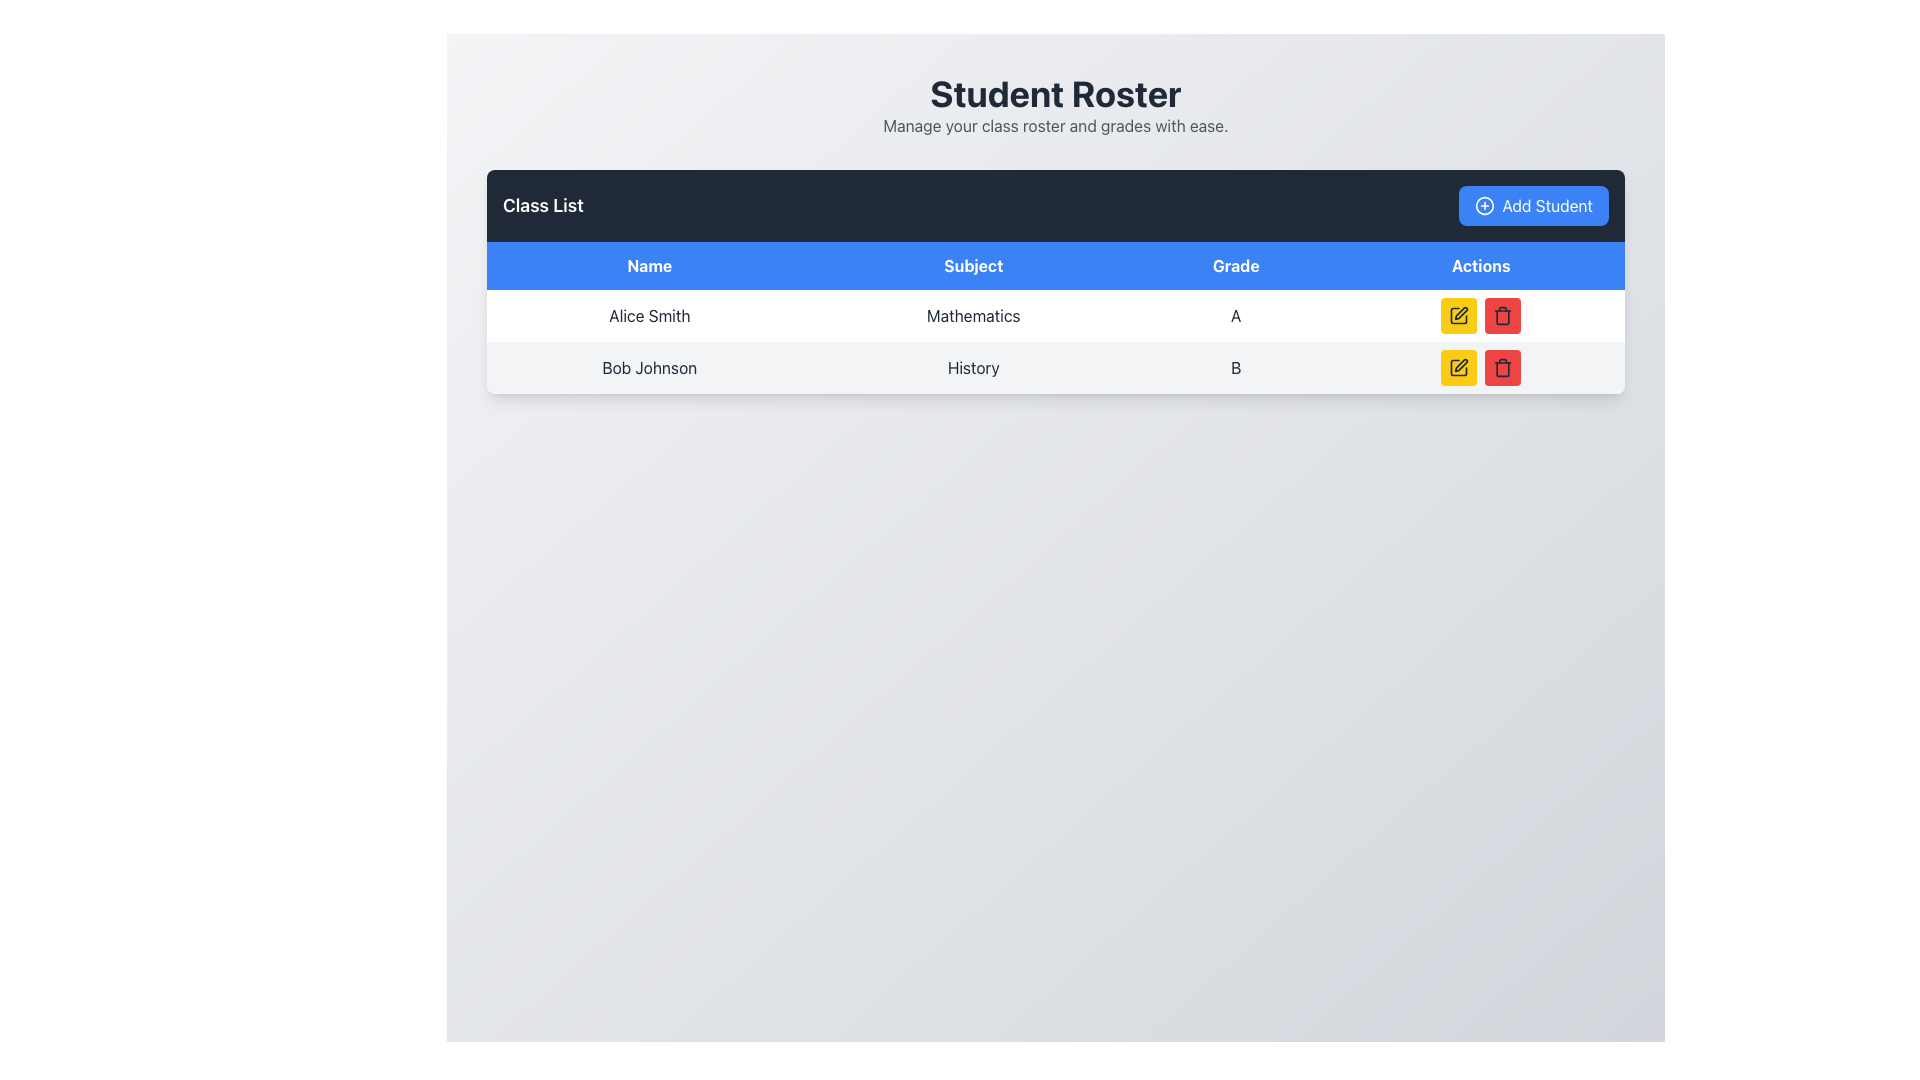 The image size is (1920, 1080). What do you see at coordinates (1235, 315) in the screenshot?
I see `the static text label indicating the grade achieved by Alice Smith in the Grade column of the table` at bounding box center [1235, 315].